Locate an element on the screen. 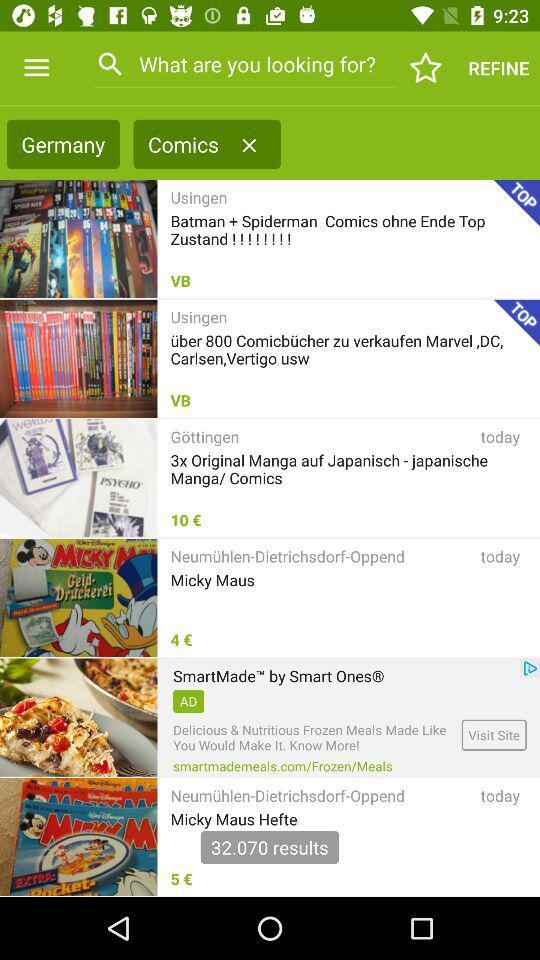 The width and height of the screenshot is (540, 960). item to the right of comics item is located at coordinates (249, 144).